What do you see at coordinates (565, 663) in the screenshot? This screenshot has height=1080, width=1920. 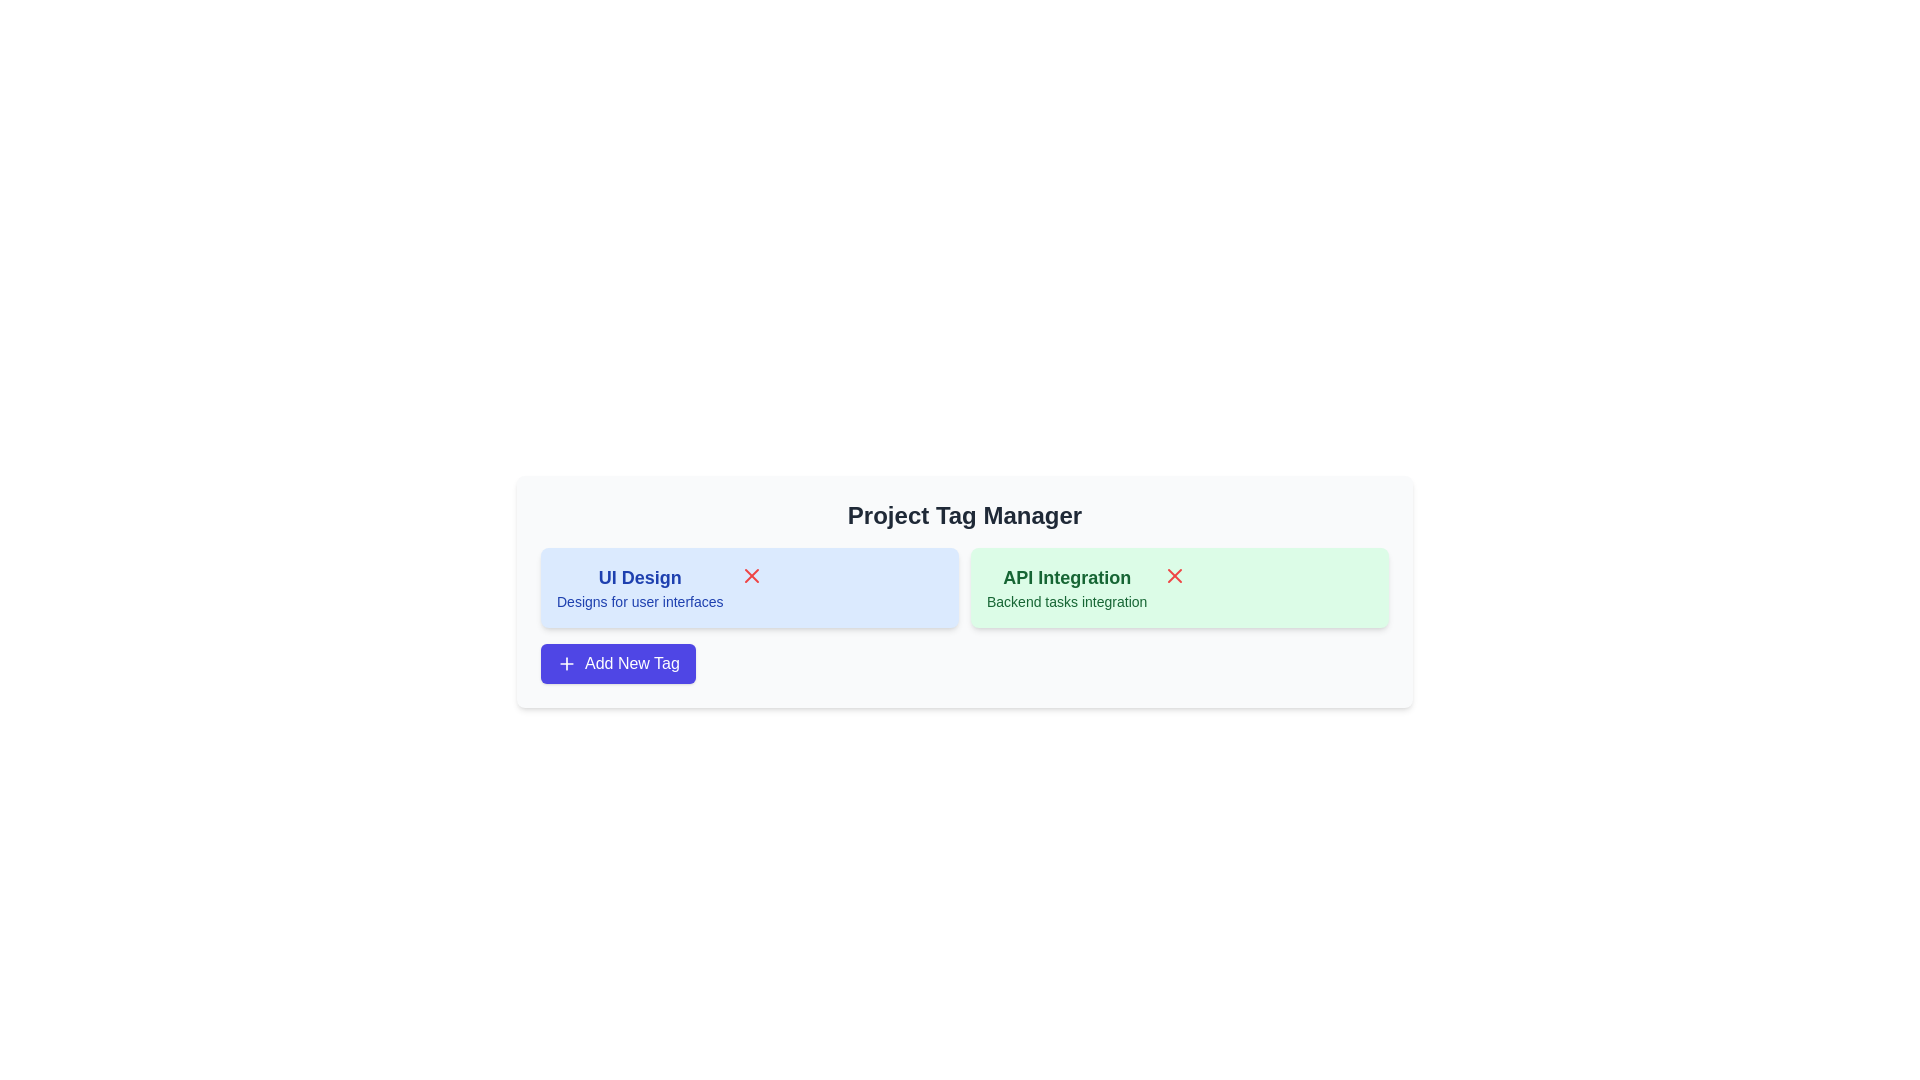 I see `the plus-shaped icon within the 'Add New Tag' button, which is styled with white lines on a deep blue background, positioned at the left side of the button` at bounding box center [565, 663].